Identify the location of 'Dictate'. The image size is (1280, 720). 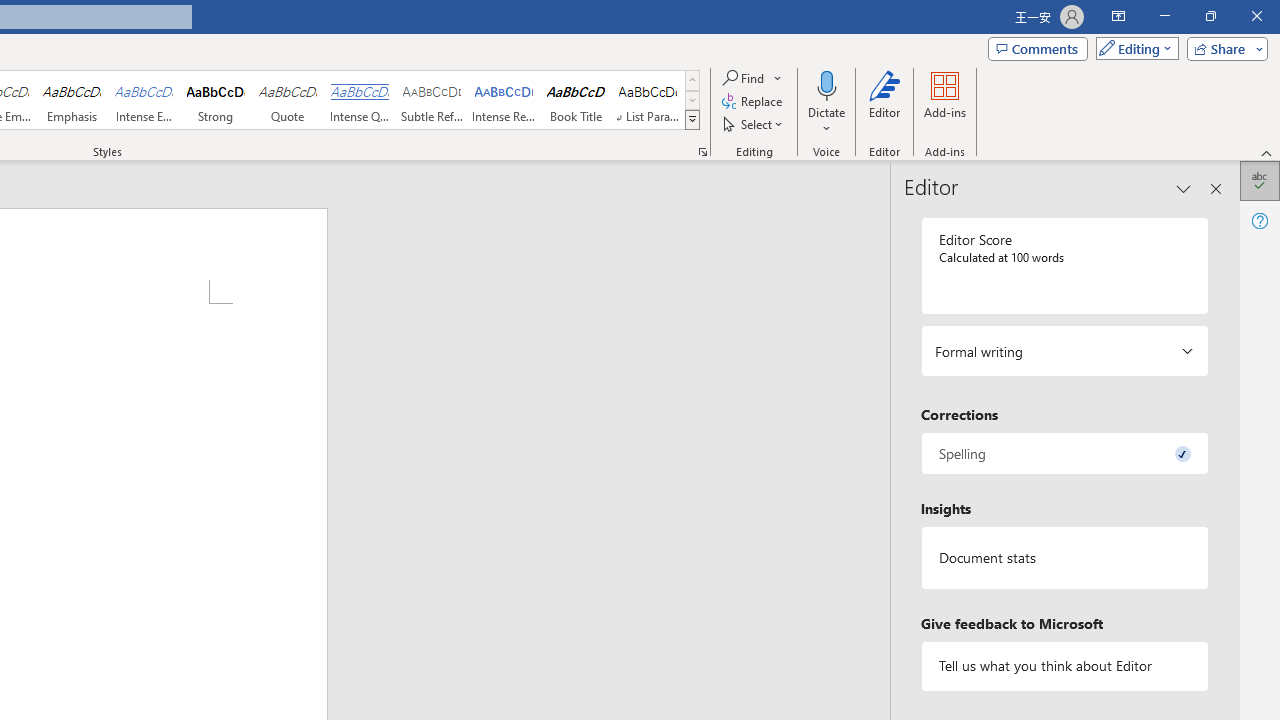
(826, 84).